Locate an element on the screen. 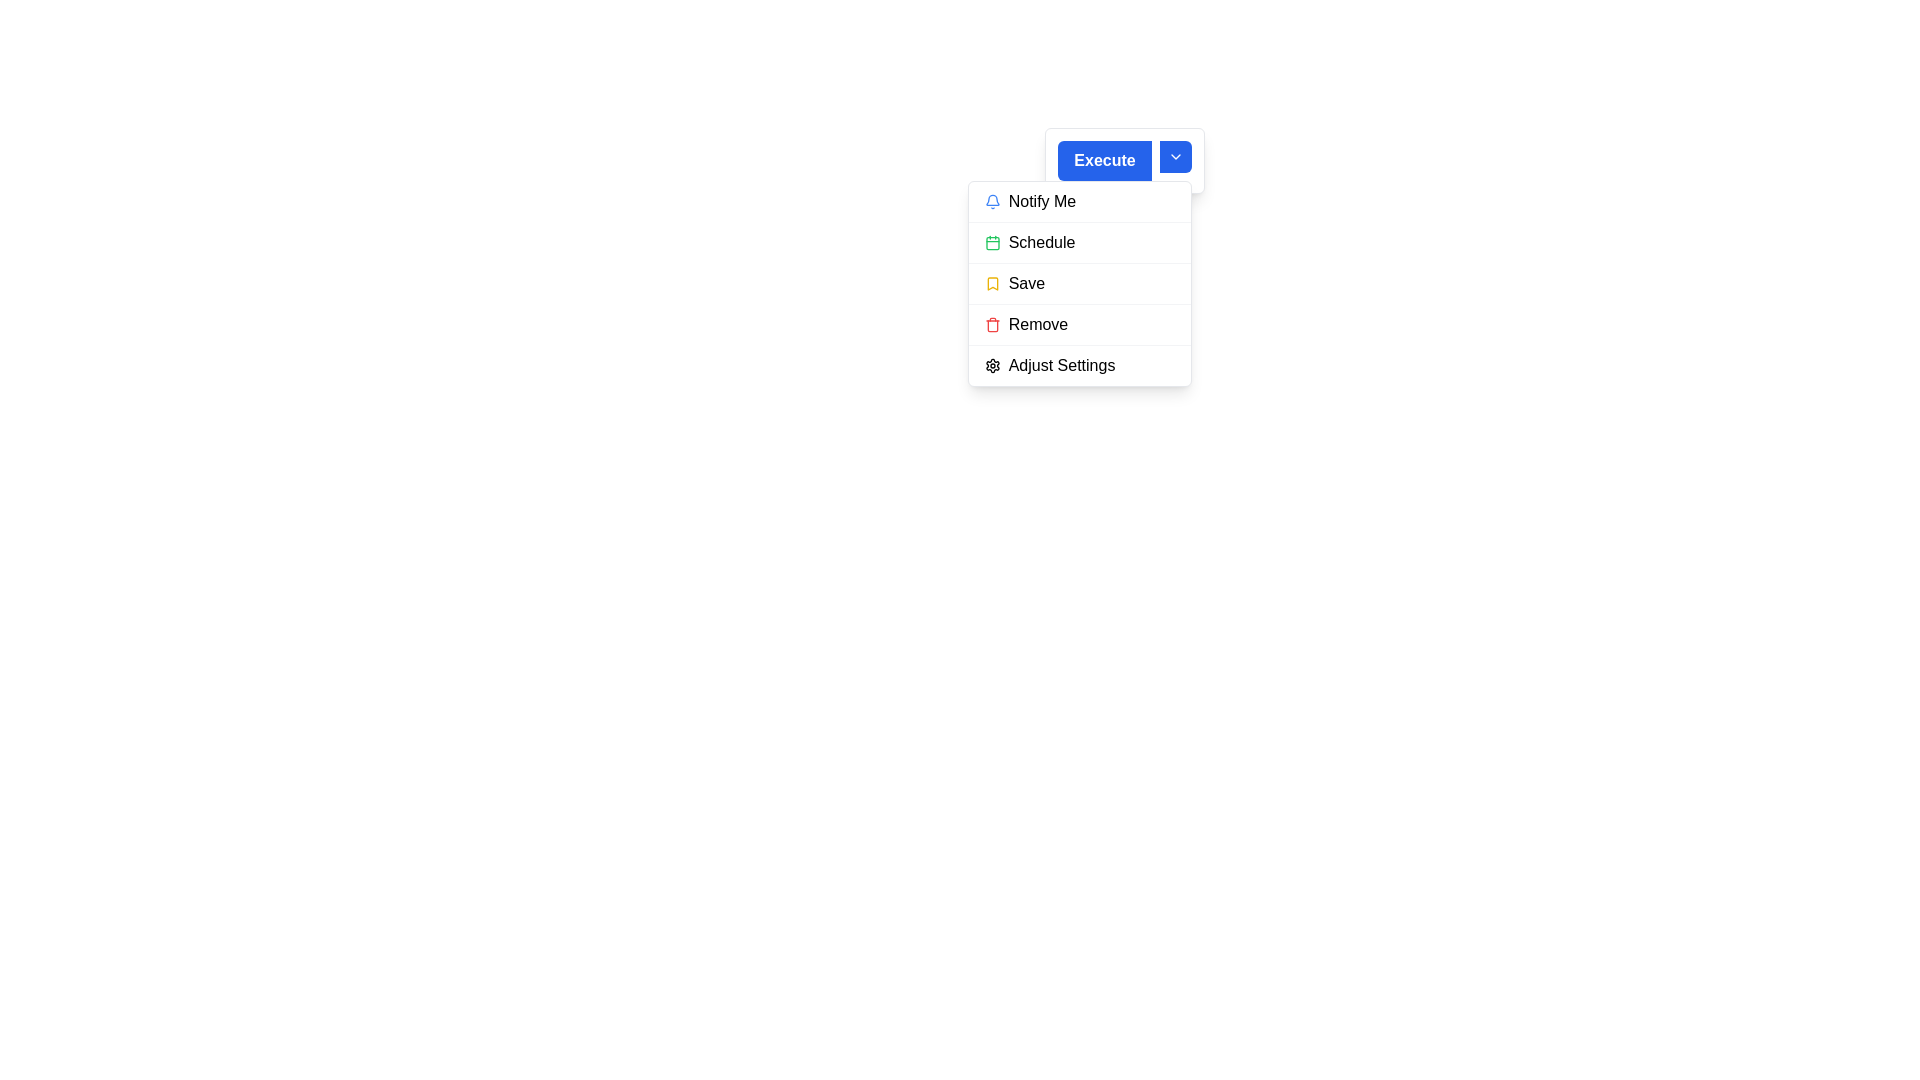 The width and height of the screenshot is (1920, 1080). the leftmost icon within the 'Notify Me' button is located at coordinates (992, 201).